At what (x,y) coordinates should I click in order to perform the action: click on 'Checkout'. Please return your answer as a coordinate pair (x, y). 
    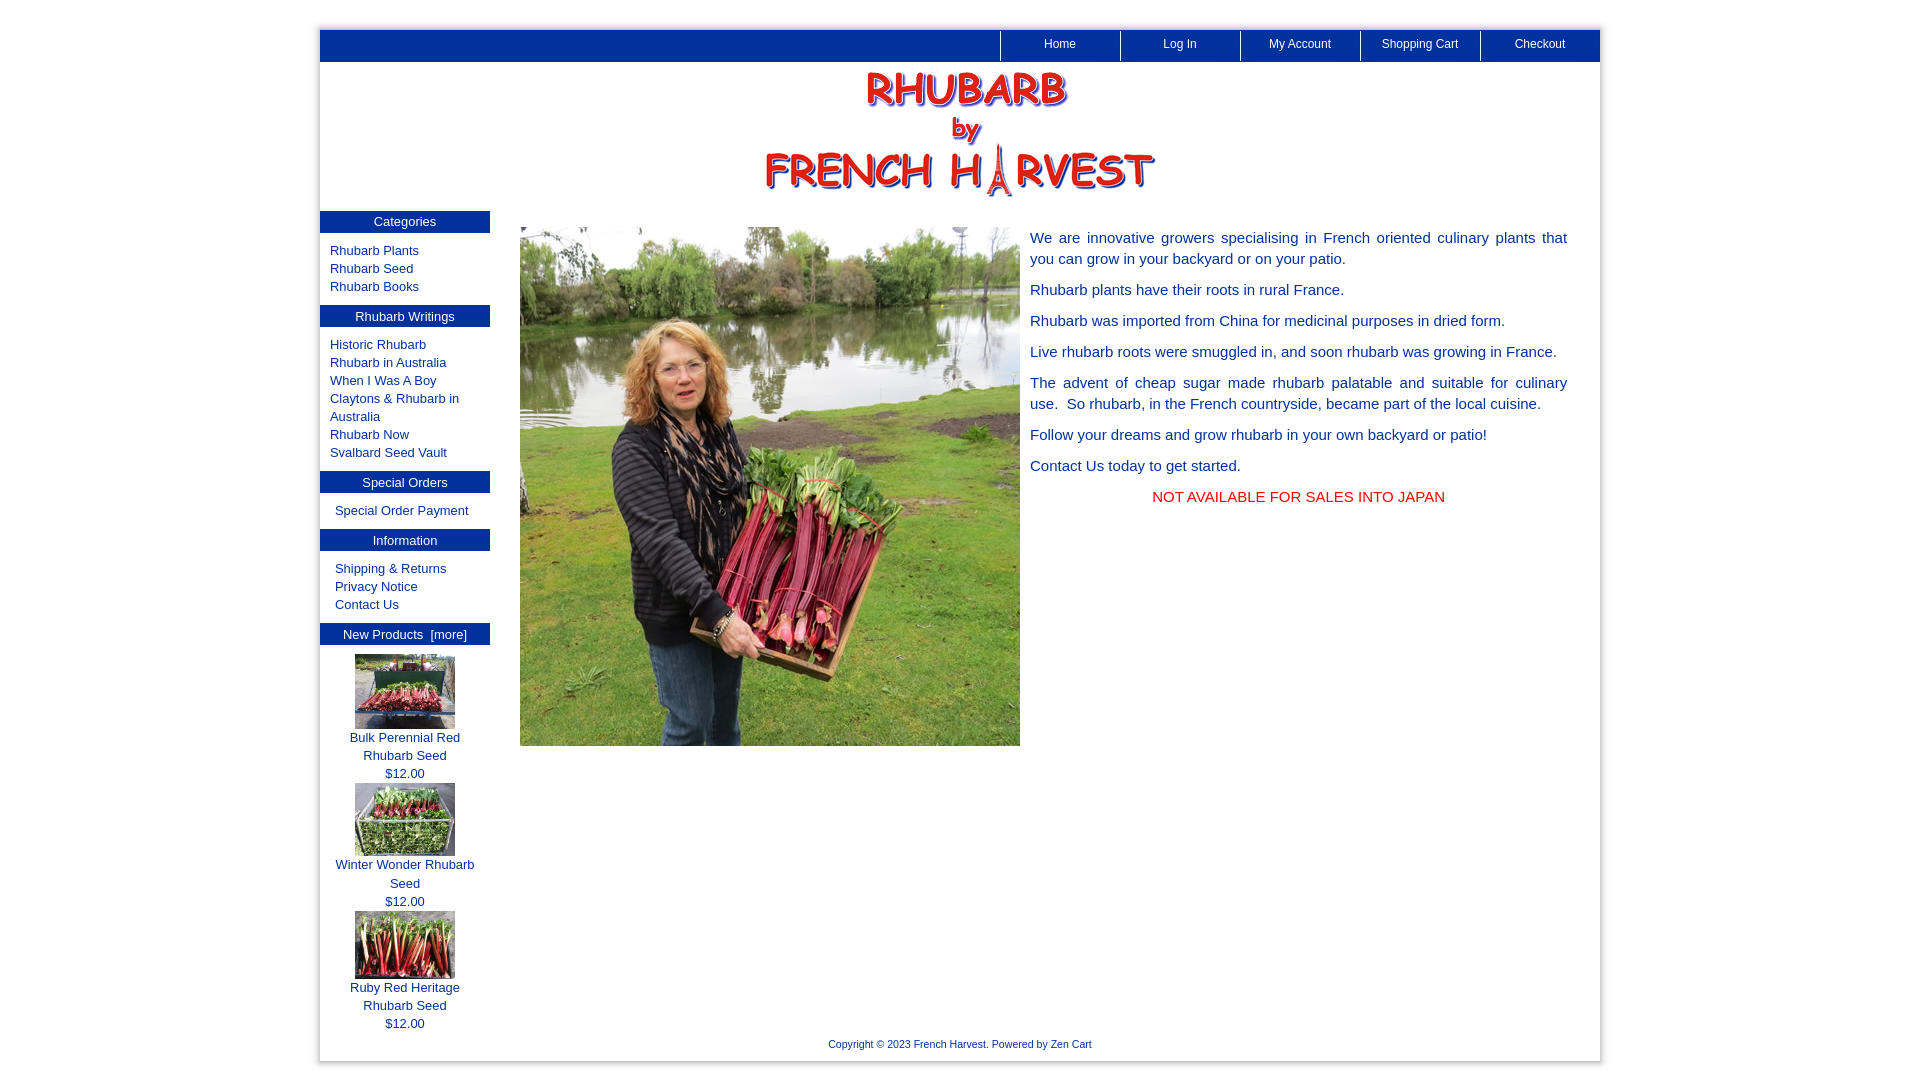
    Looking at the image, I should click on (1539, 45).